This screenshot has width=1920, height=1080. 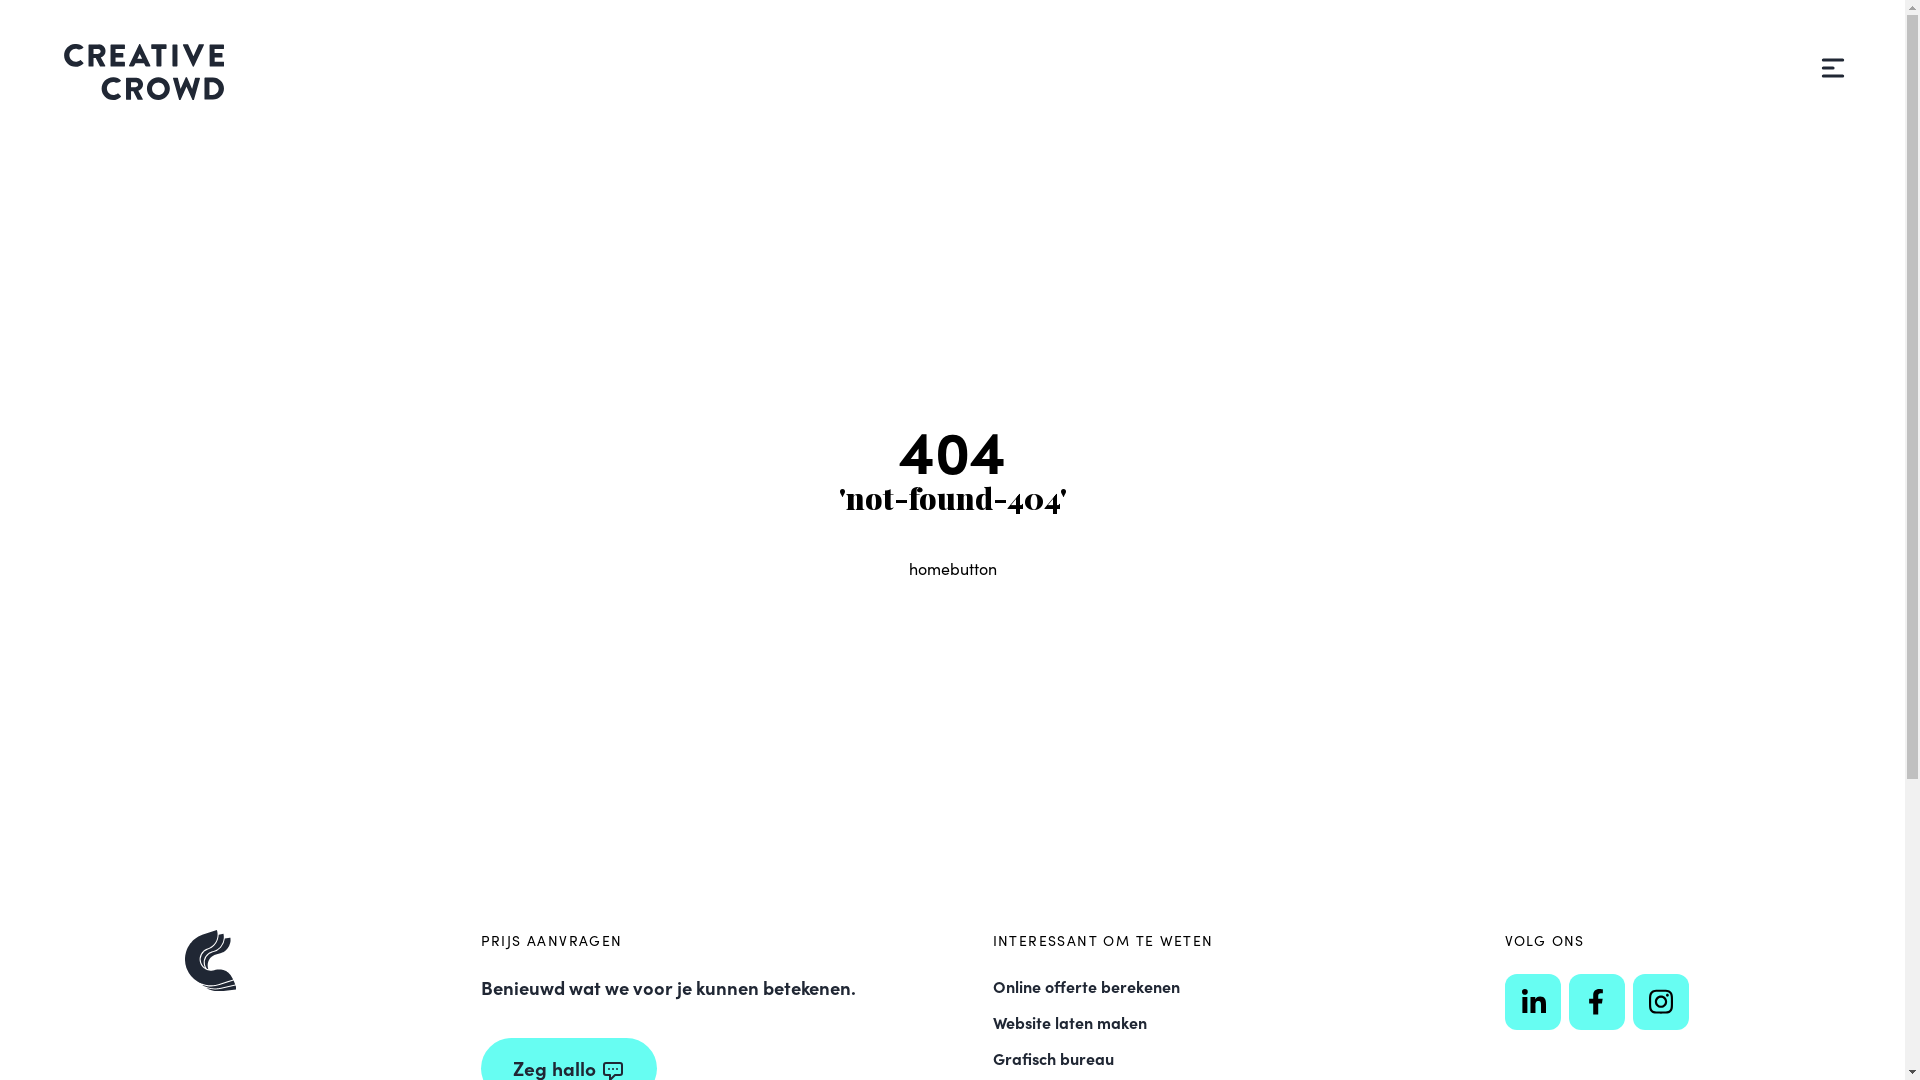 I want to click on 'Website laten maken', so click(x=1068, y=1022).